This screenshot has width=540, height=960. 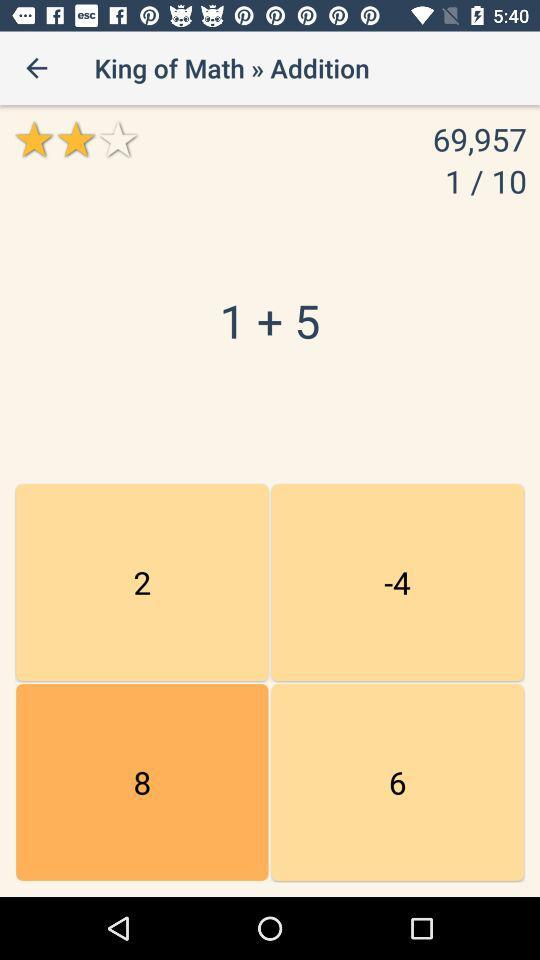 I want to click on the 25 icon, so click(x=397, y=582).